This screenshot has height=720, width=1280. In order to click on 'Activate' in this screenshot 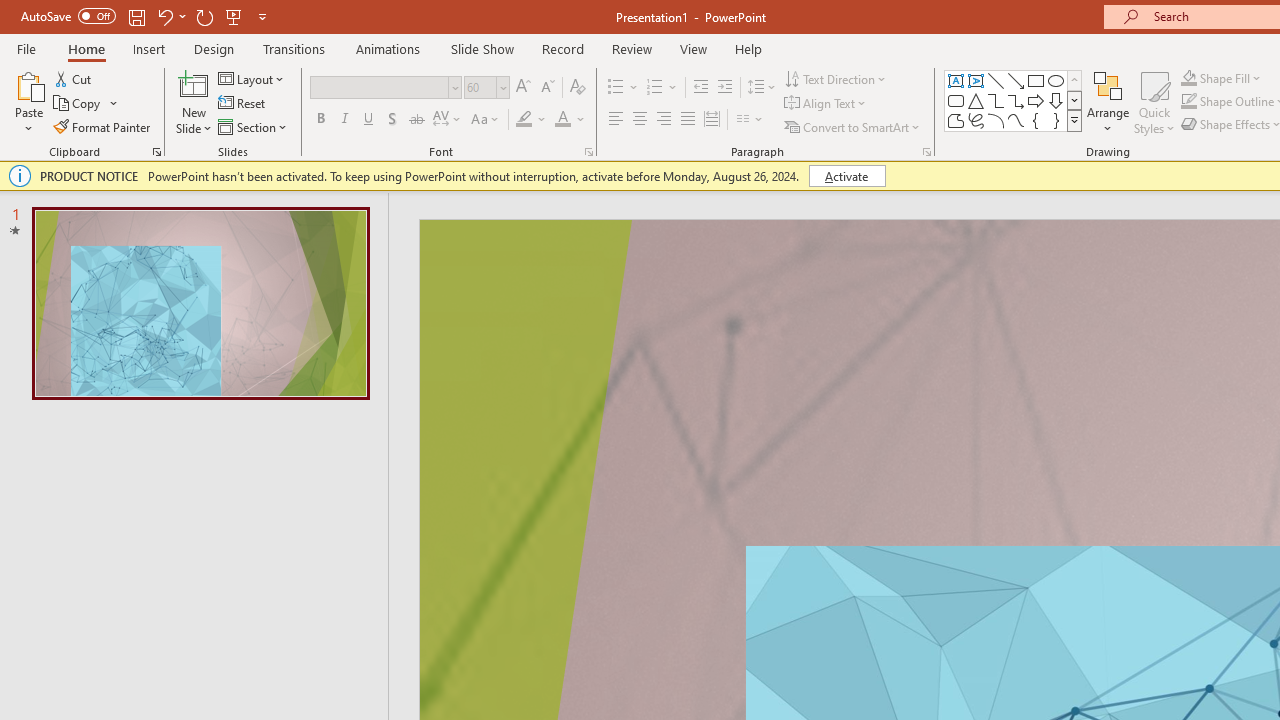, I will do `click(847, 175)`.